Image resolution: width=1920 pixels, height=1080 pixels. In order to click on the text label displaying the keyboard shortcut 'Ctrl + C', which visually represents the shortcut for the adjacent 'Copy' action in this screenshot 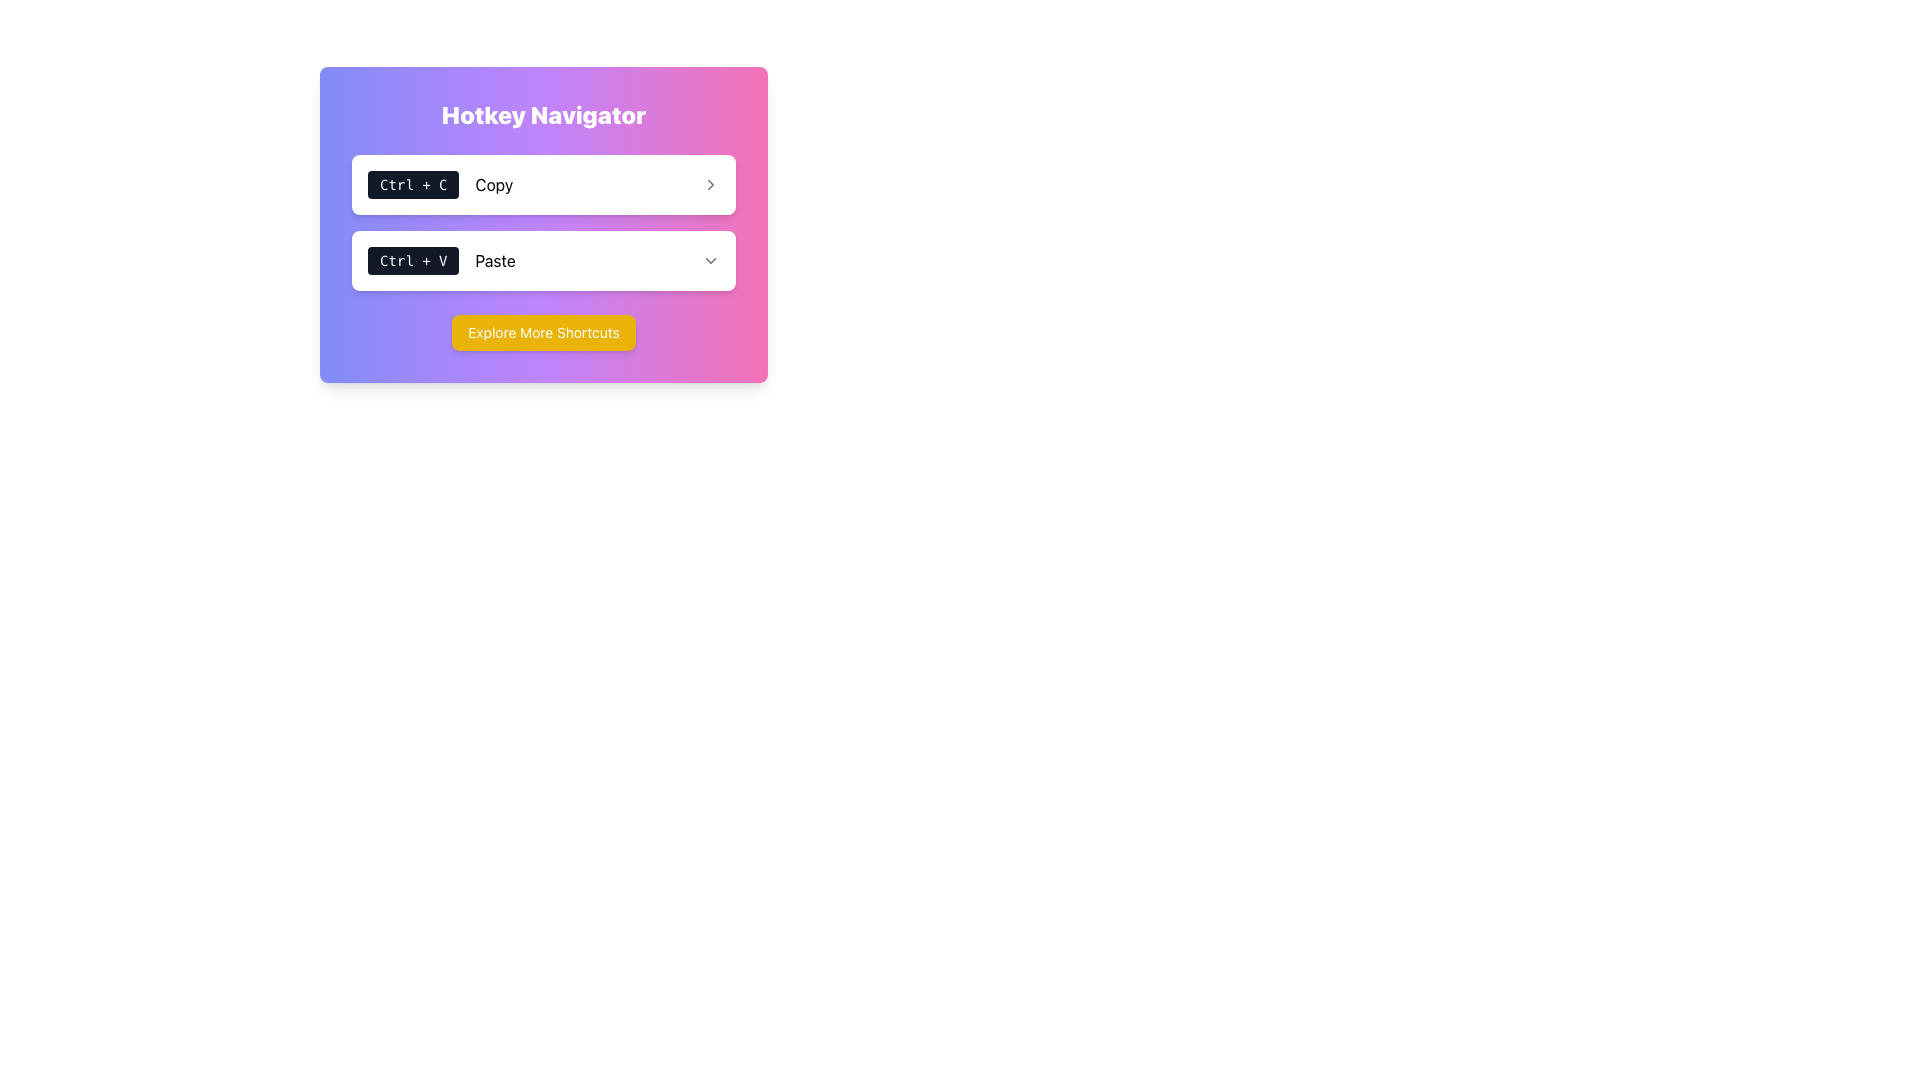, I will do `click(412, 185)`.